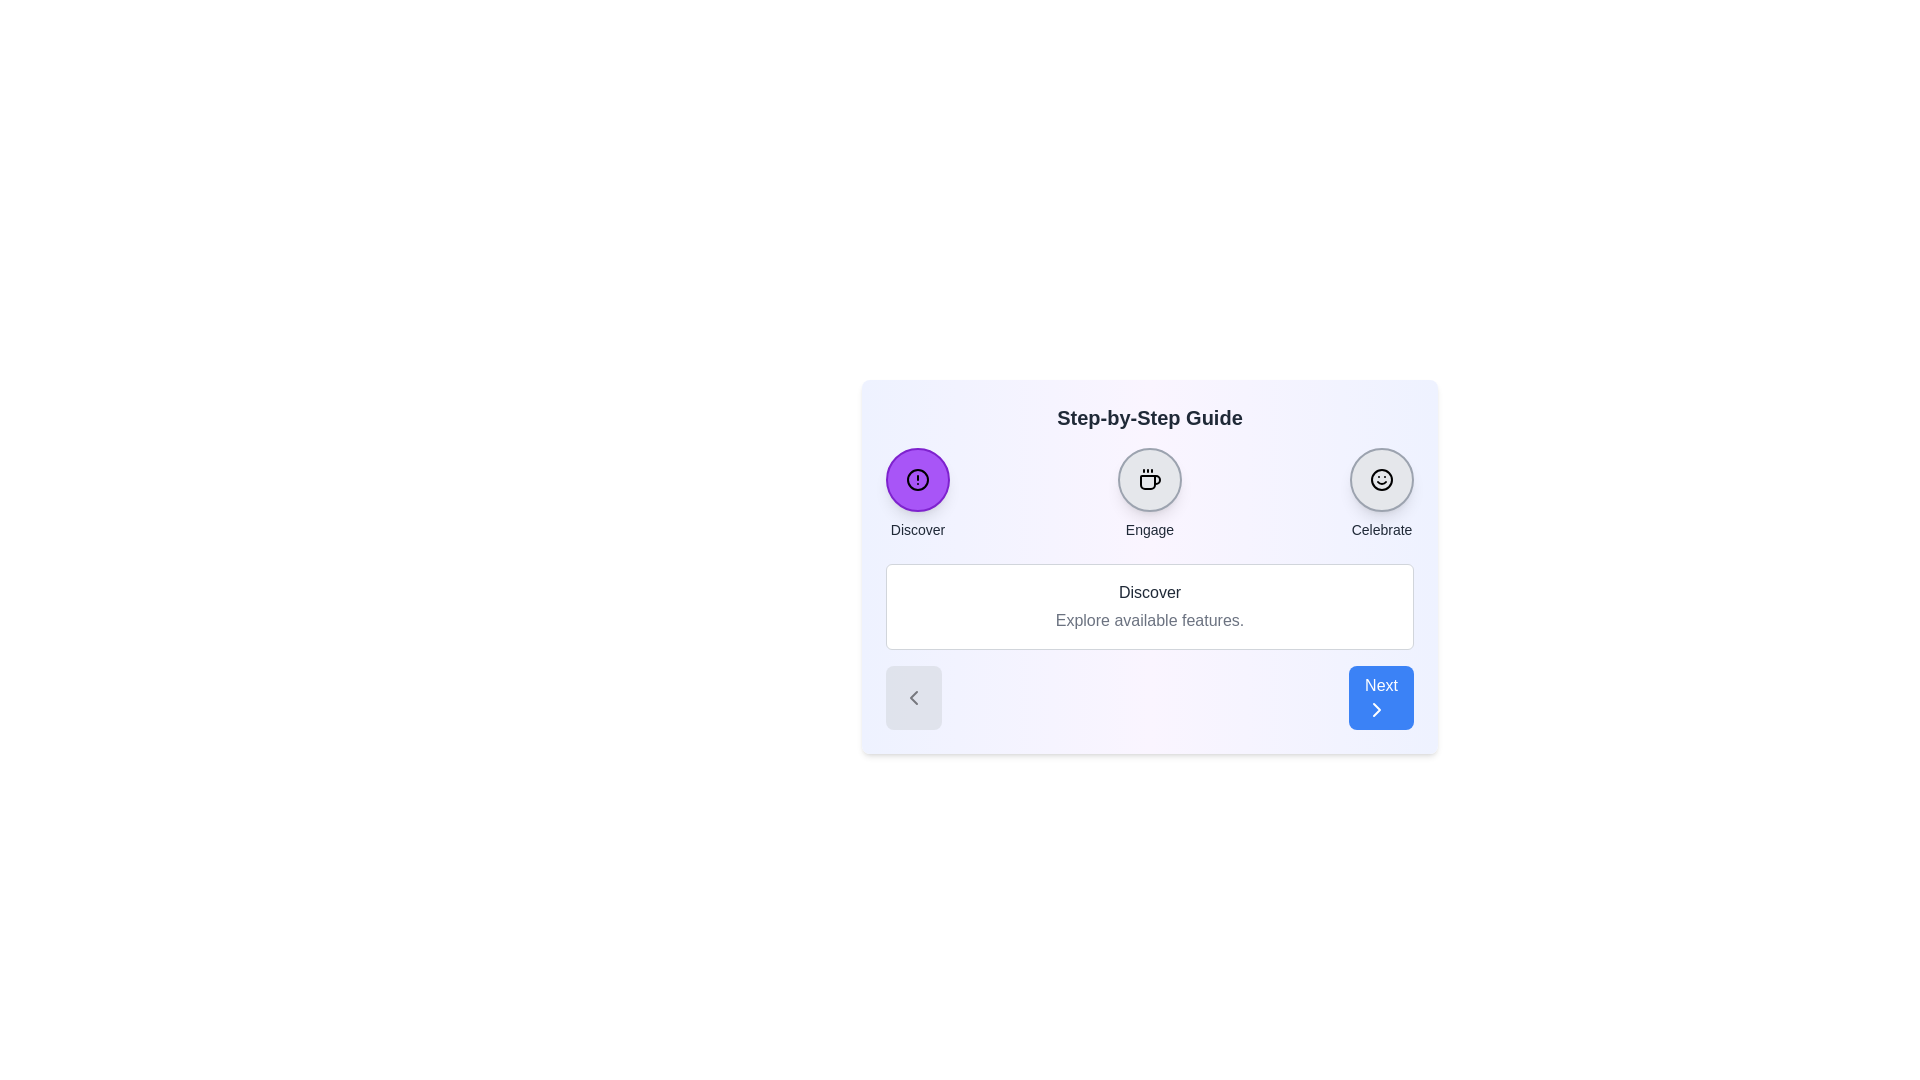 This screenshot has width=1920, height=1080. What do you see at coordinates (1150, 620) in the screenshot?
I see `the descriptive subtitle text display located below the 'Discover' text within a white card bordered with a gray outline` at bounding box center [1150, 620].